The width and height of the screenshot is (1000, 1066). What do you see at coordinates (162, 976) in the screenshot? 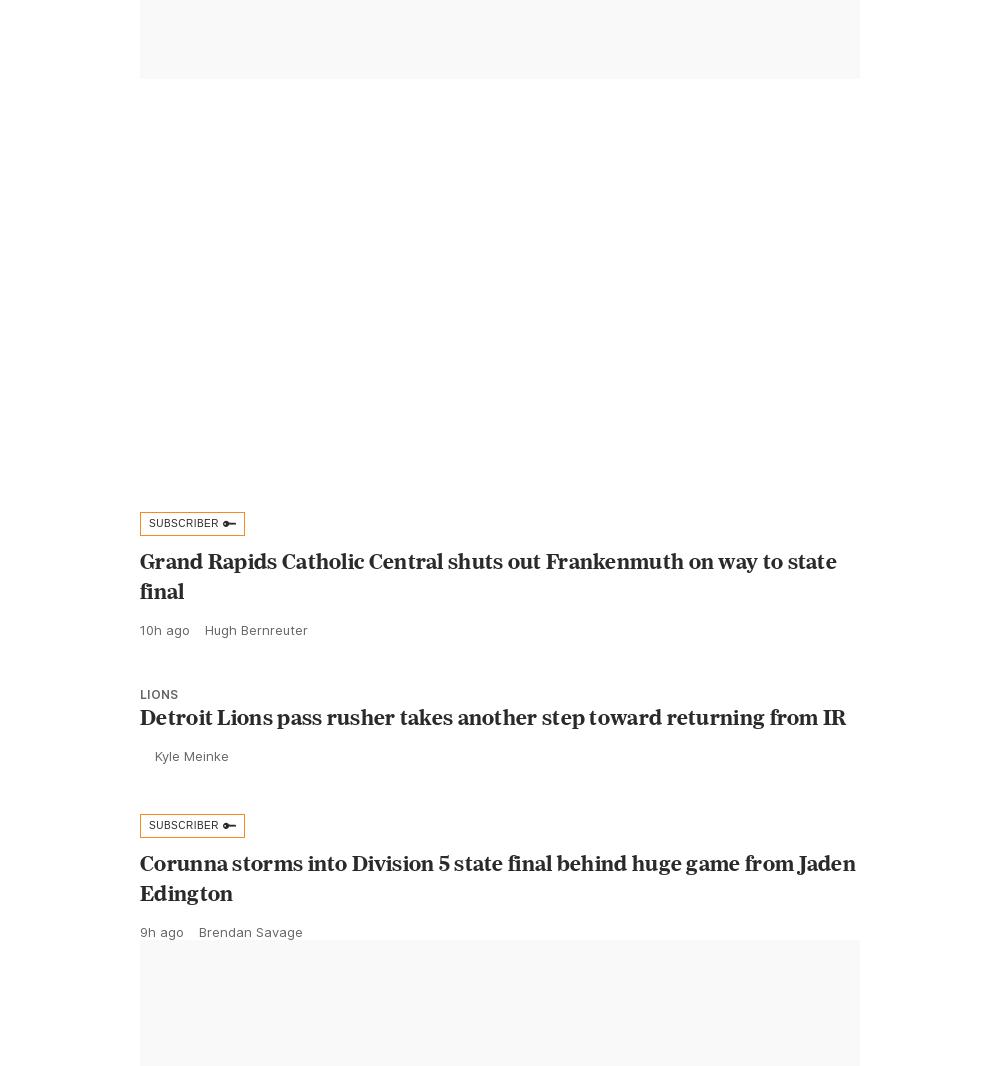
I see `'9h ago'` at bounding box center [162, 976].